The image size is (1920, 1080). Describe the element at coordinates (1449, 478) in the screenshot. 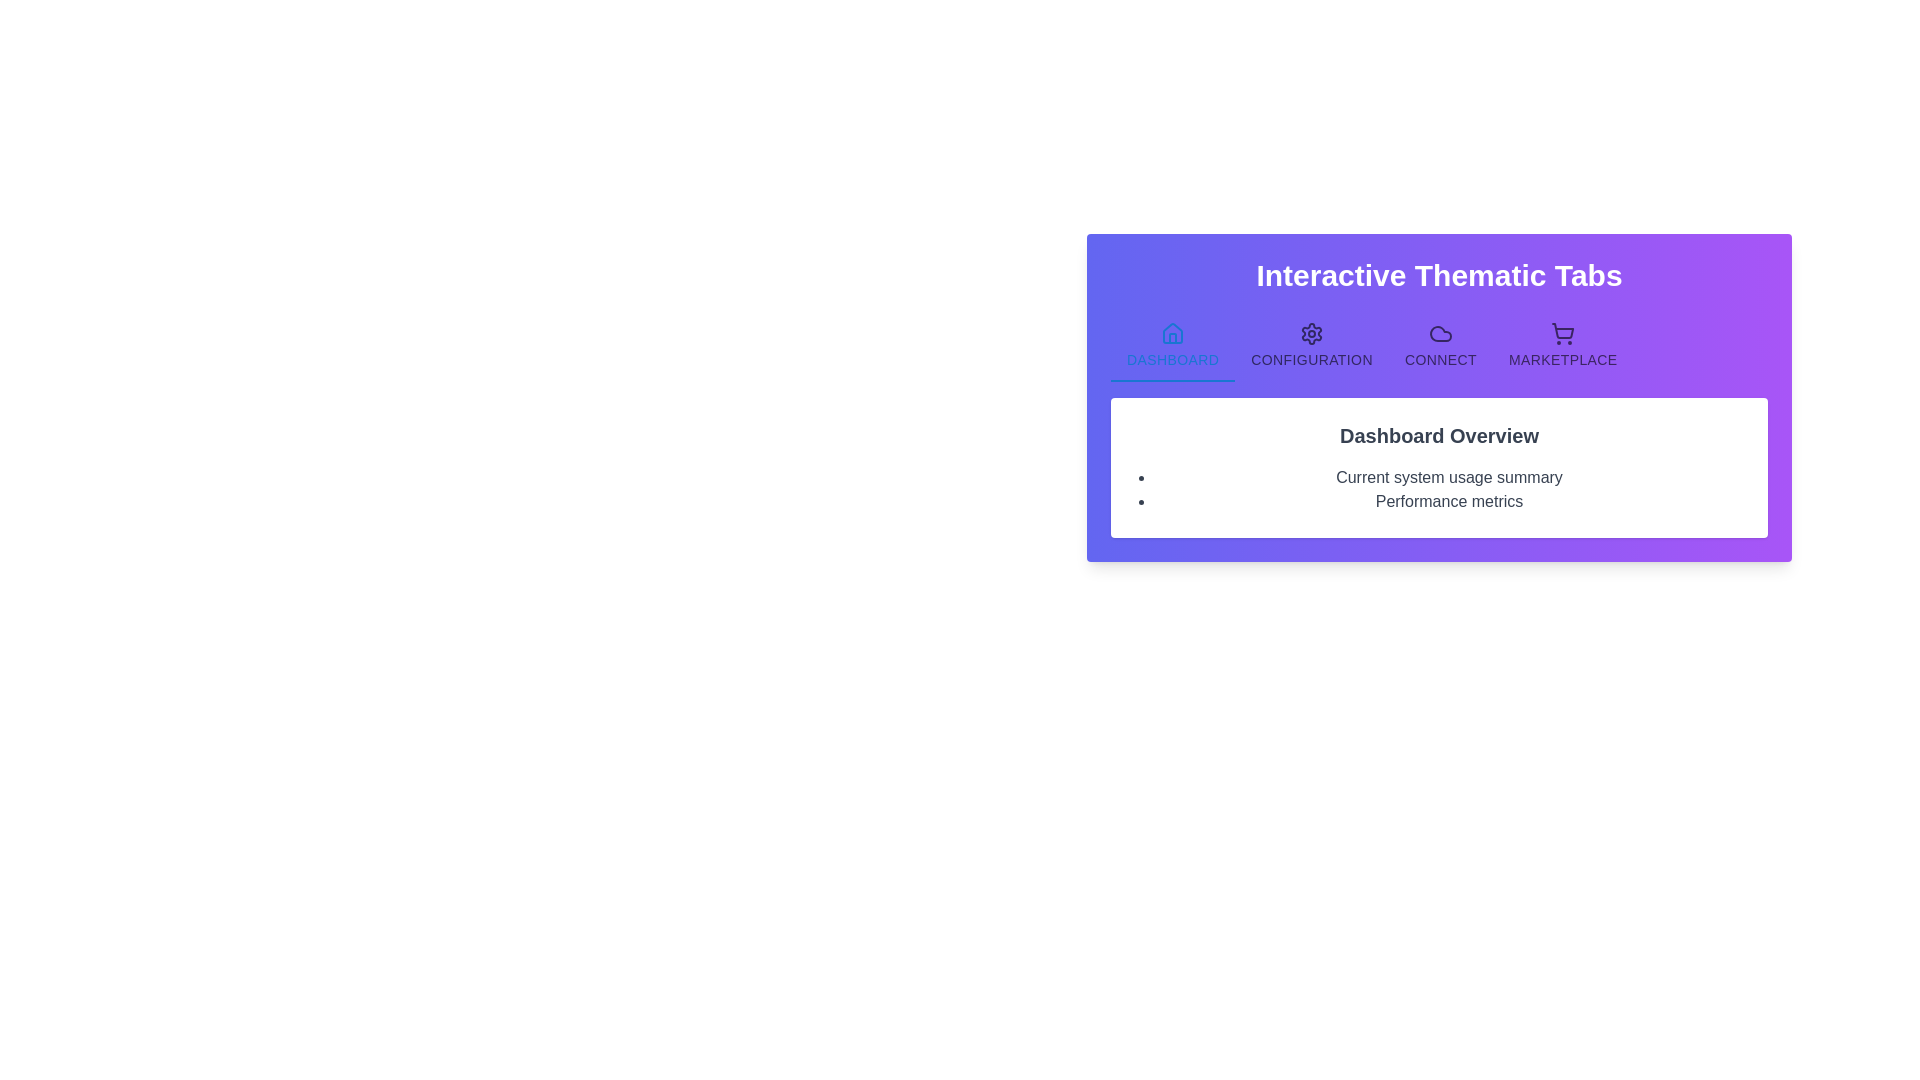

I see `the text label displaying 'Current system usage summary', which is the first item in a bullet-point list under the 'Dashboard Overview' heading, located at the center of the interface` at that location.